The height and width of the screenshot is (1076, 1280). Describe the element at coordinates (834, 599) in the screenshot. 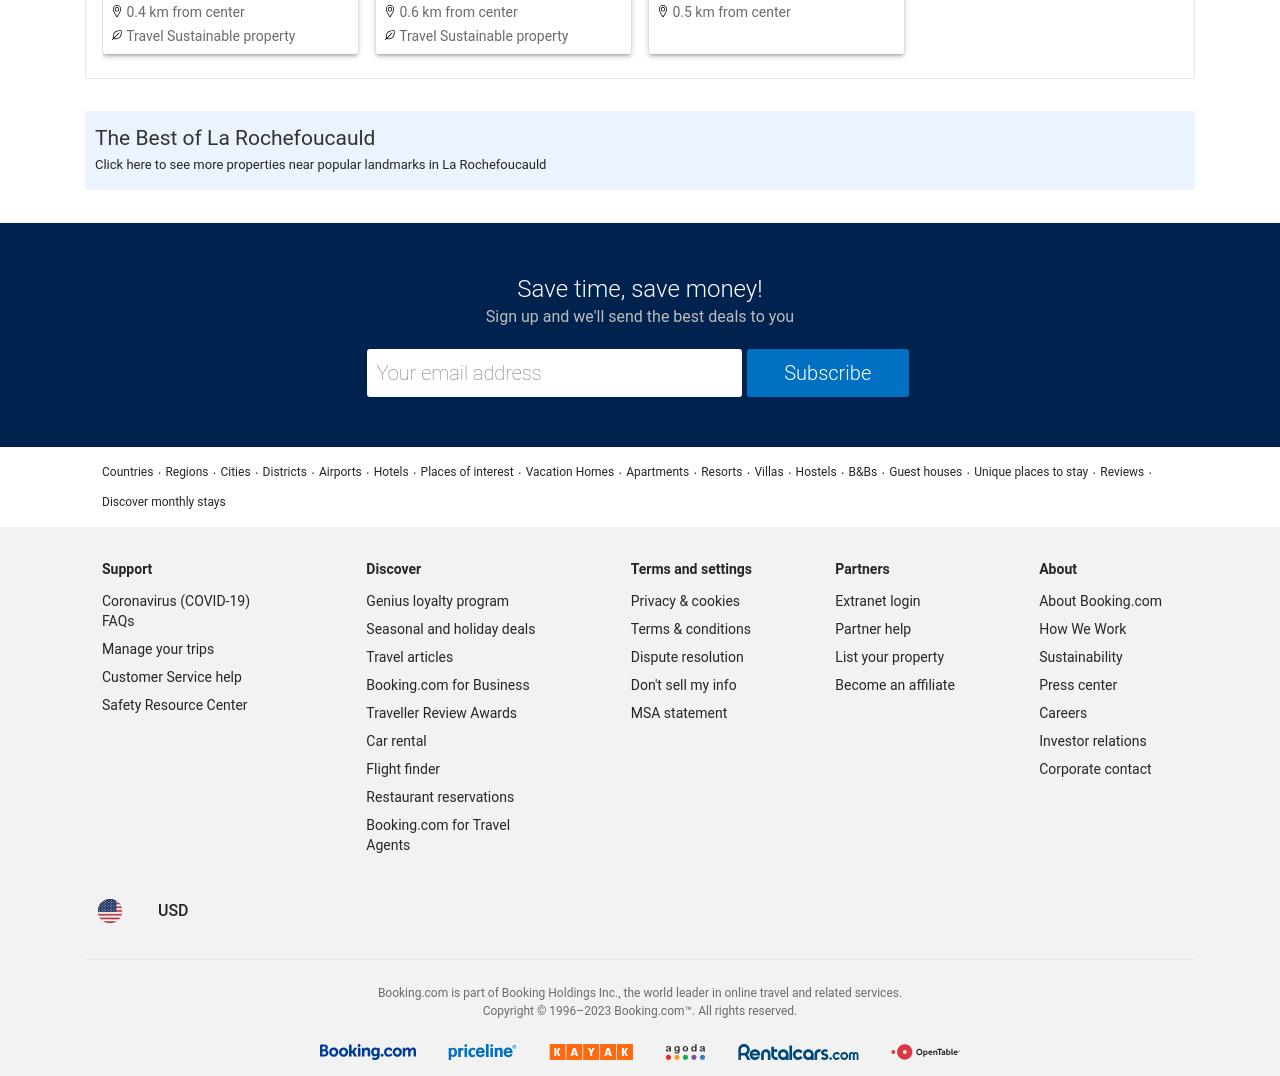

I see `'Extranet login'` at that location.